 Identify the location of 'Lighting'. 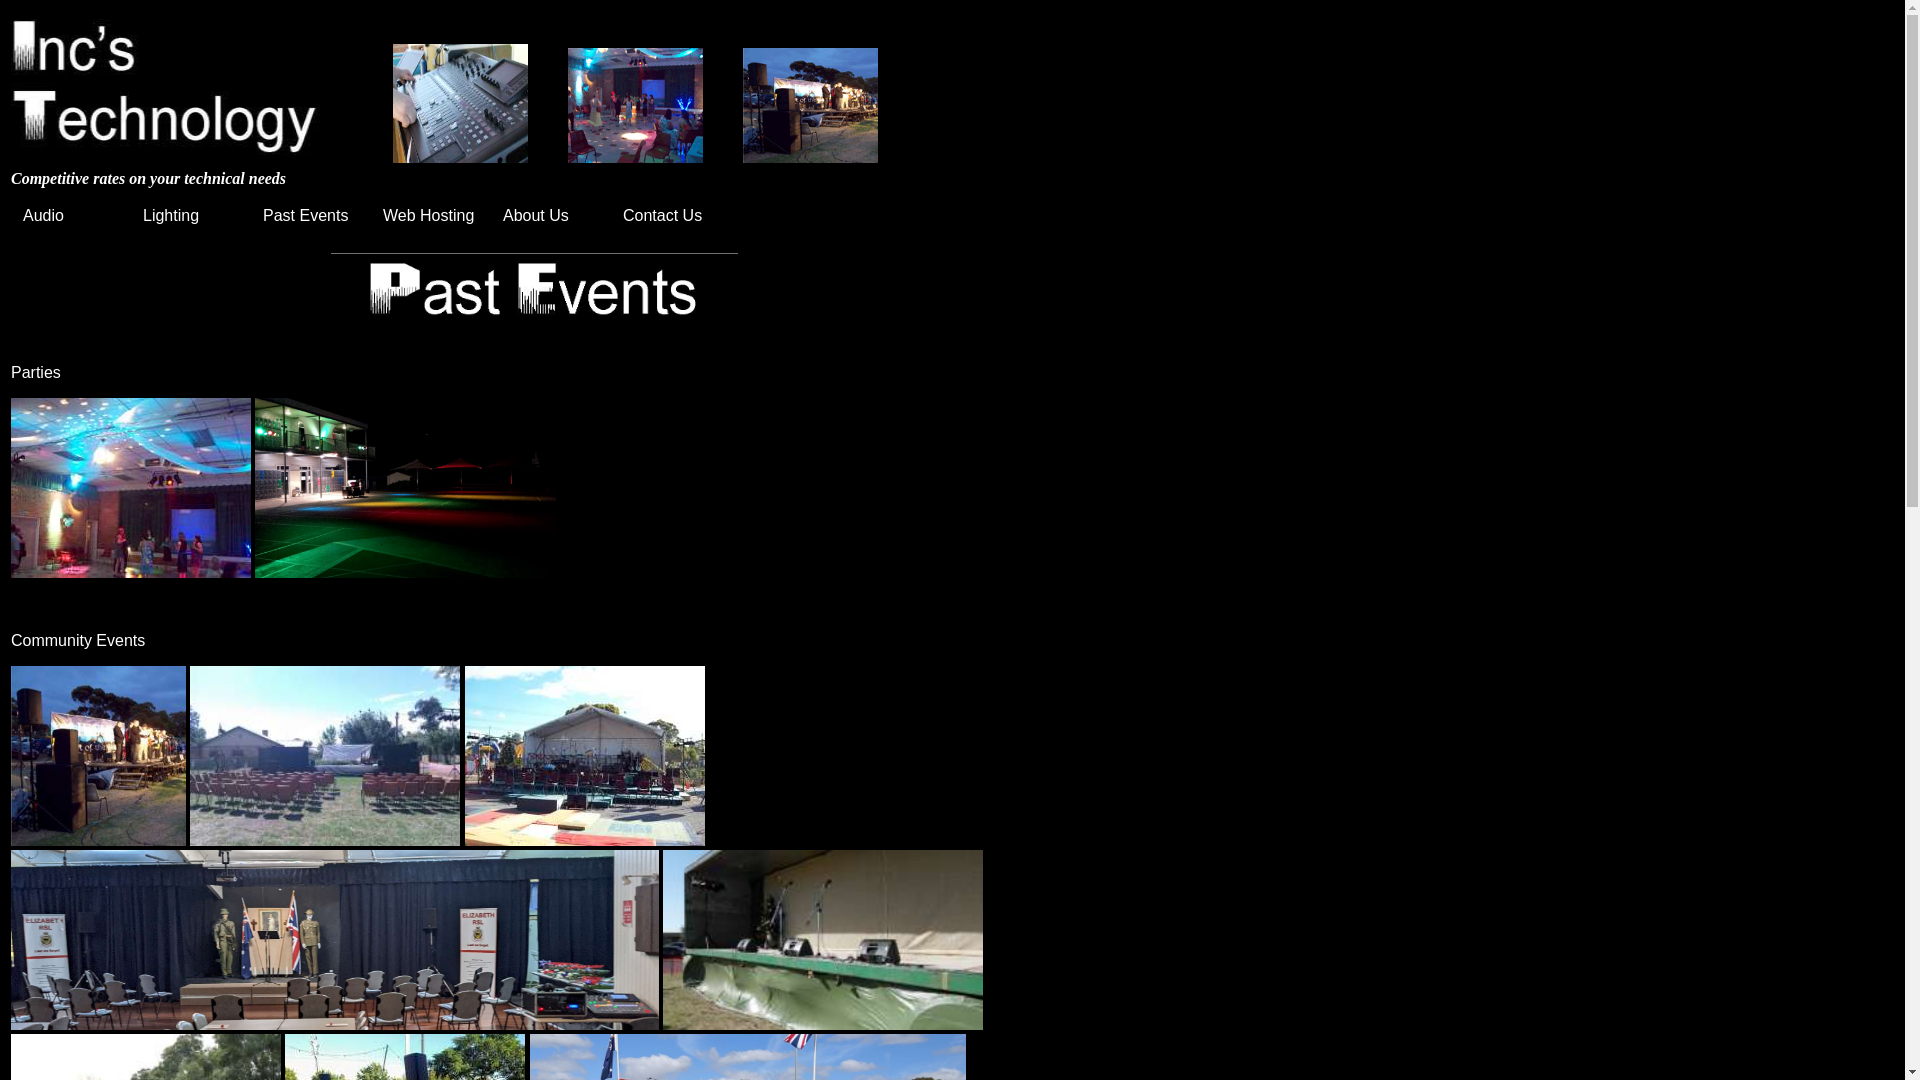
(129, 216).